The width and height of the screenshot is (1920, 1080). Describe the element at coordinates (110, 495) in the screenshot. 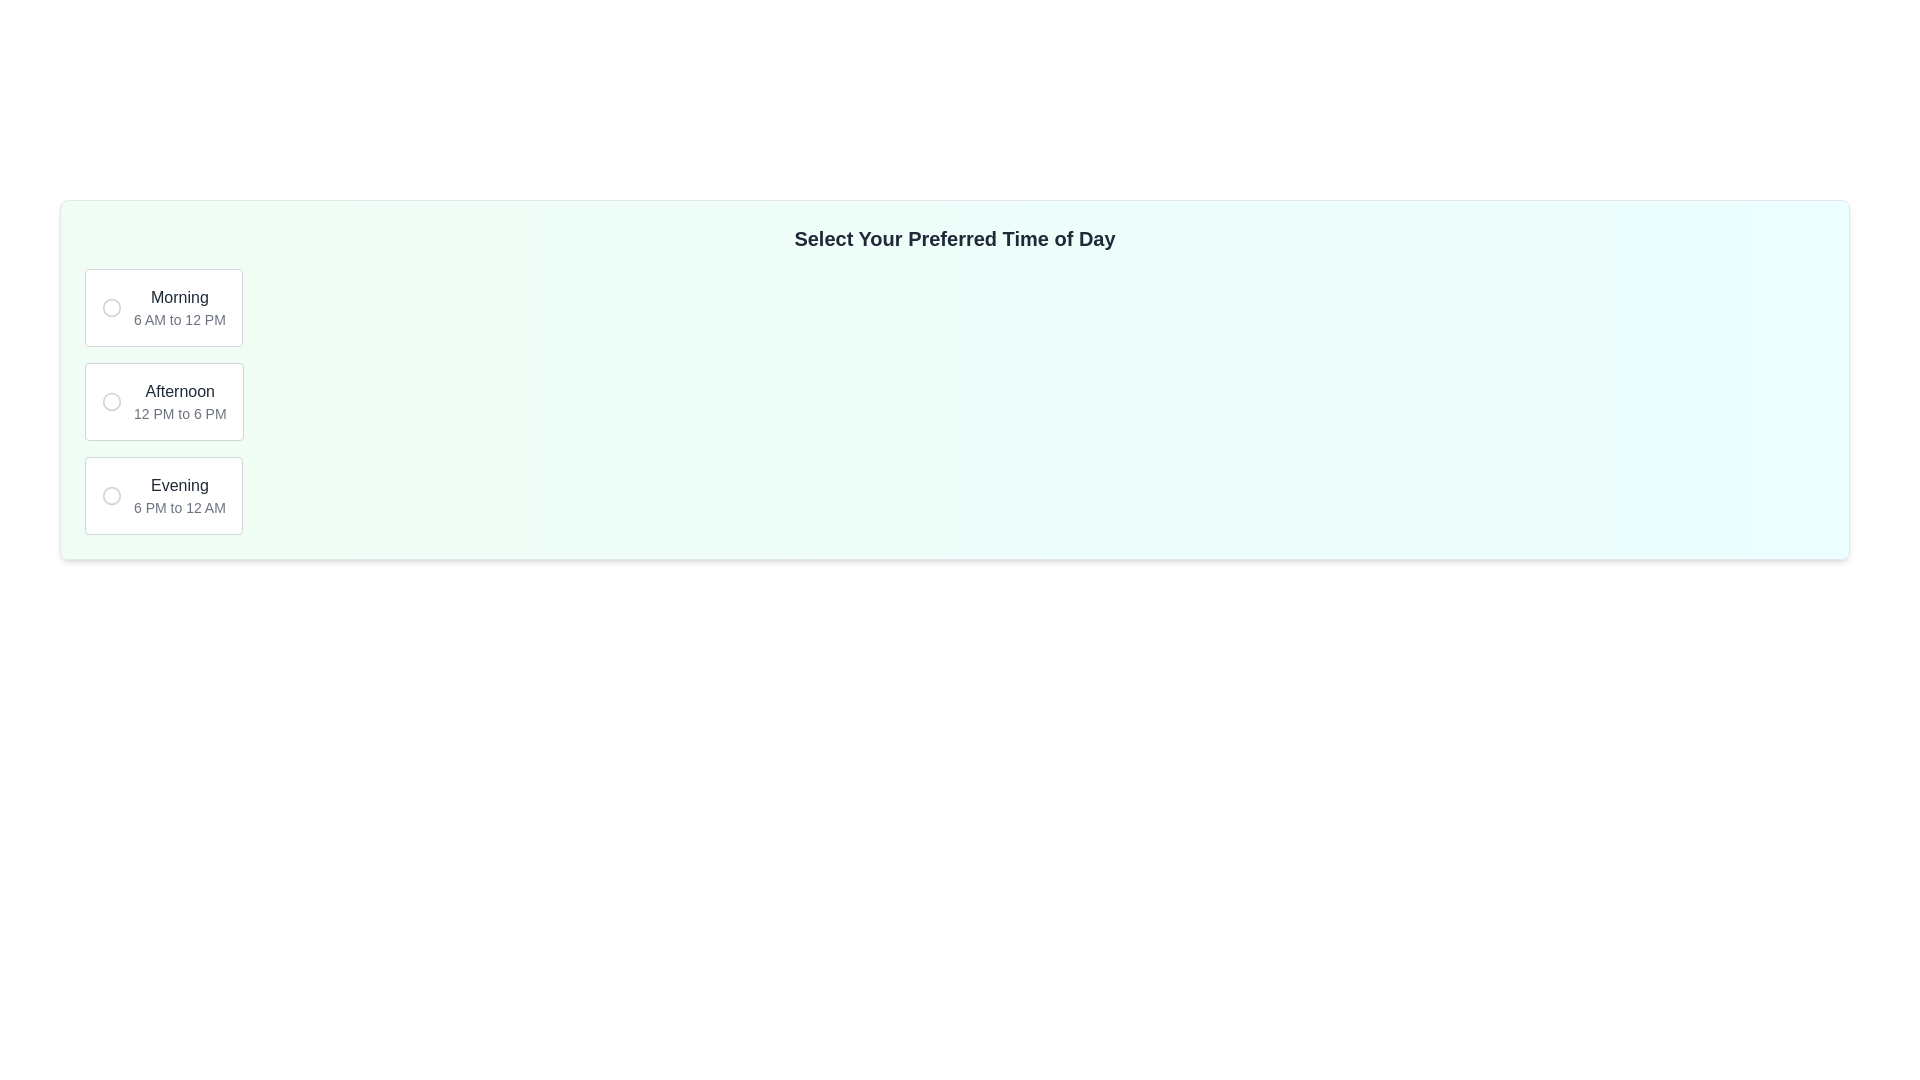

I see `the circular SVG element corresponding to the 'Evening' option in the time-selection interface` at that location.